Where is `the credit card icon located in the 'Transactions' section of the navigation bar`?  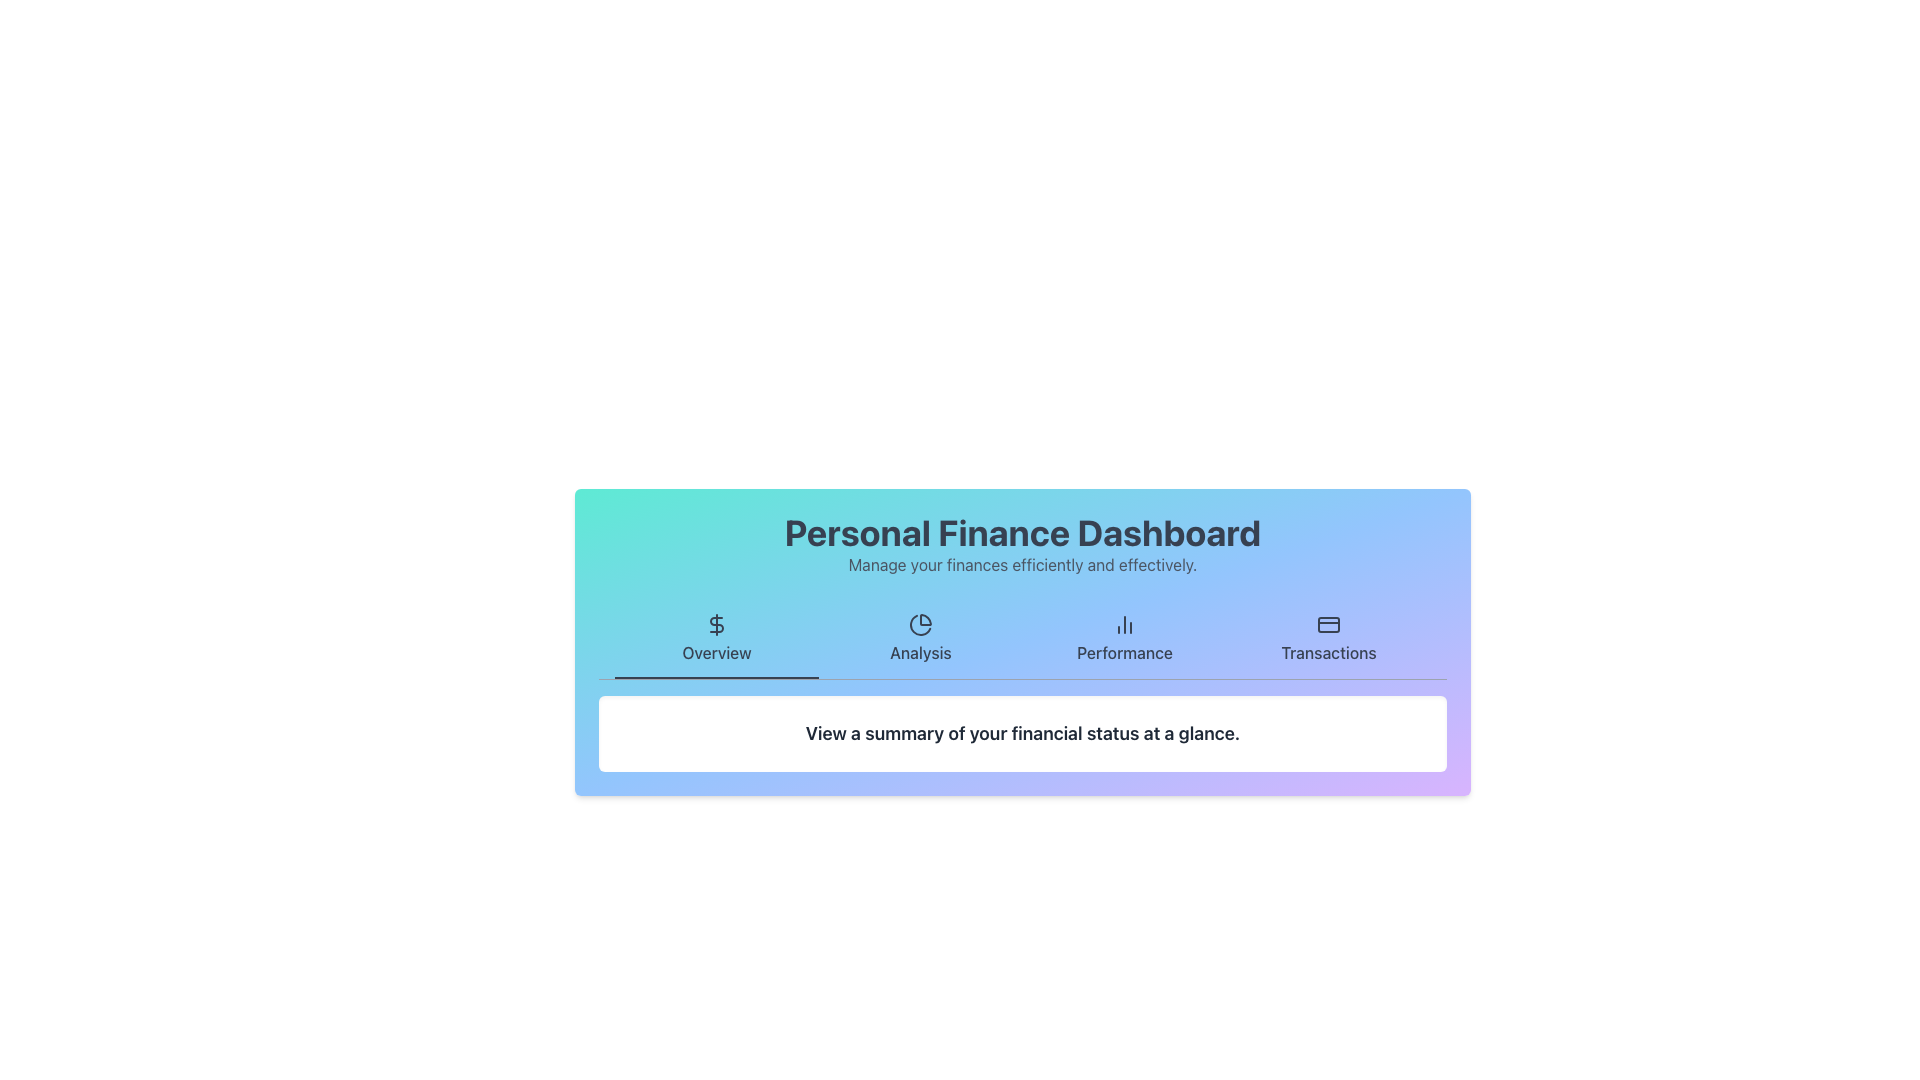 the credit card icon located in the 'Transactions' section of the navigation bar is located at coordinates (1329, 623).